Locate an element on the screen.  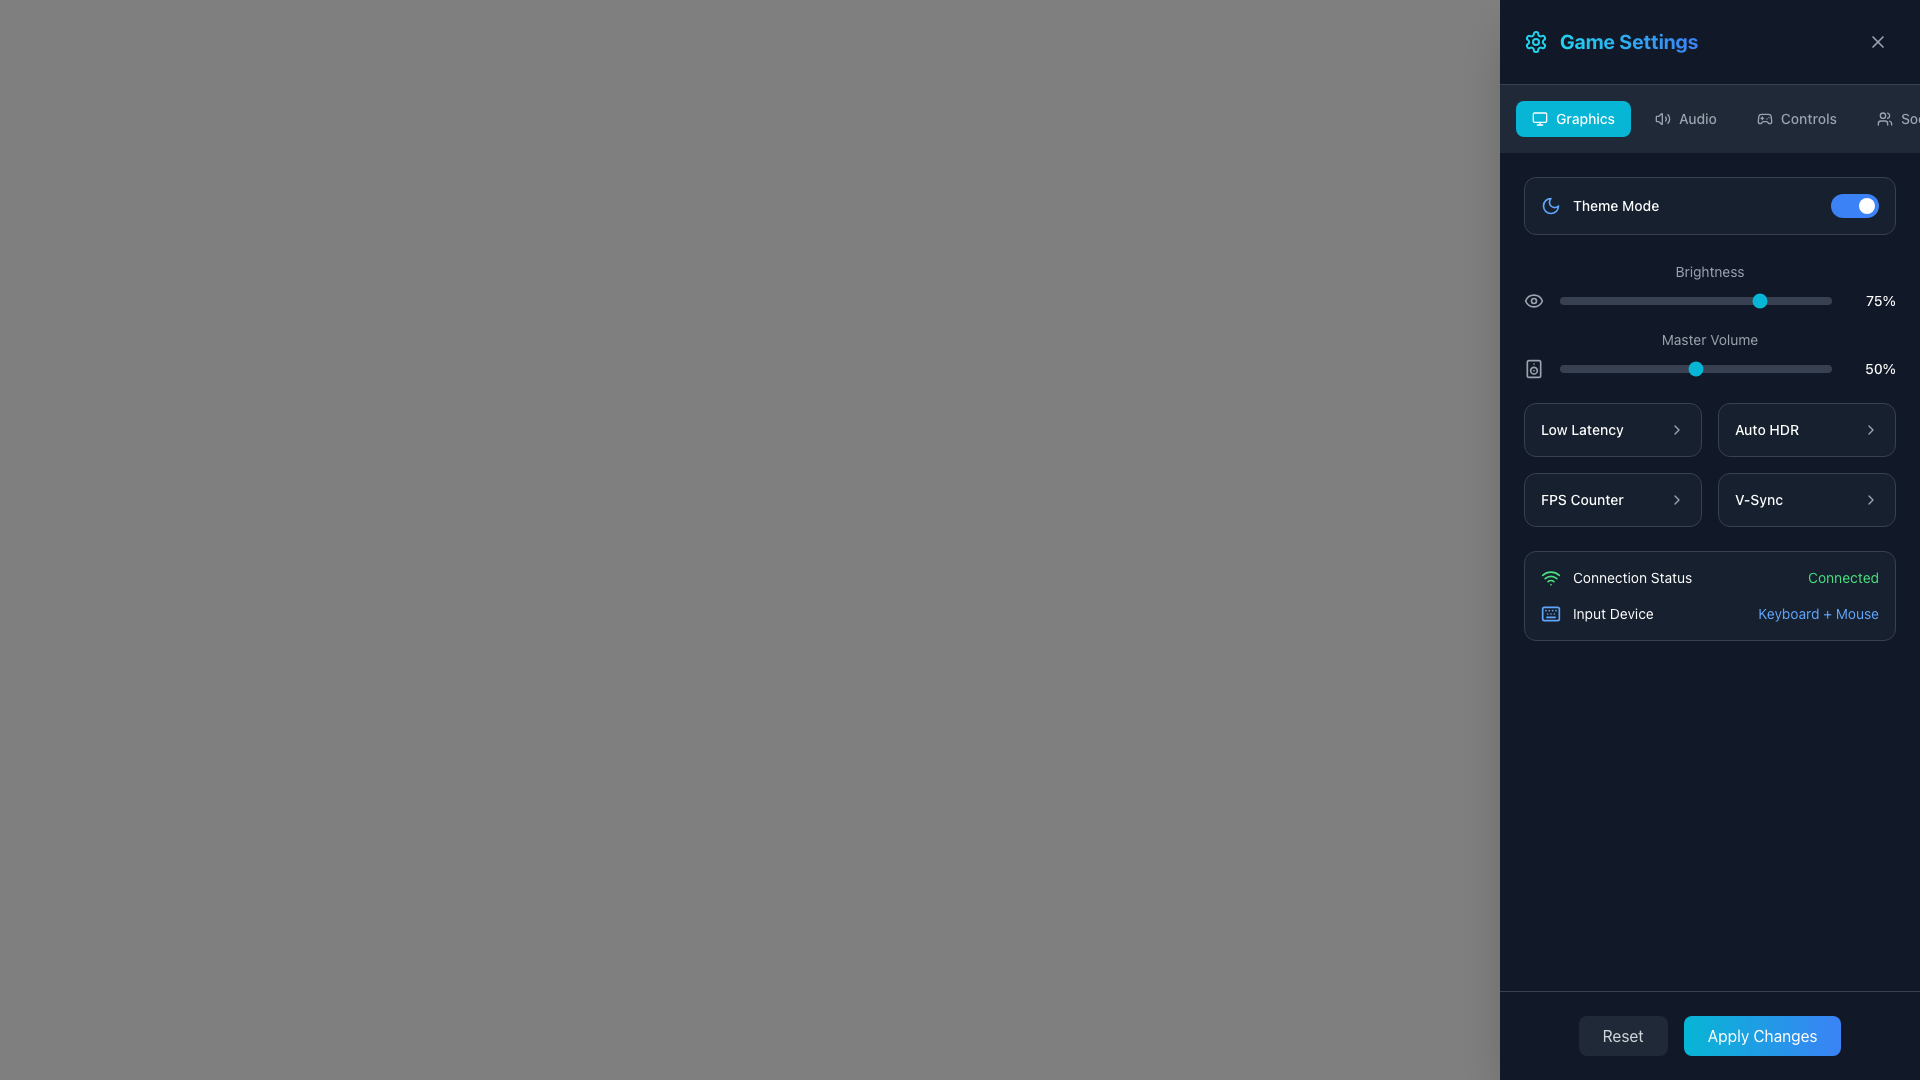
the green Wi-Fi icon with three arcs and a dot, located in the 'Connection Status' section of the settings panel, to the left of the text 'Connection Status' is located at coordinates (1549, 578).